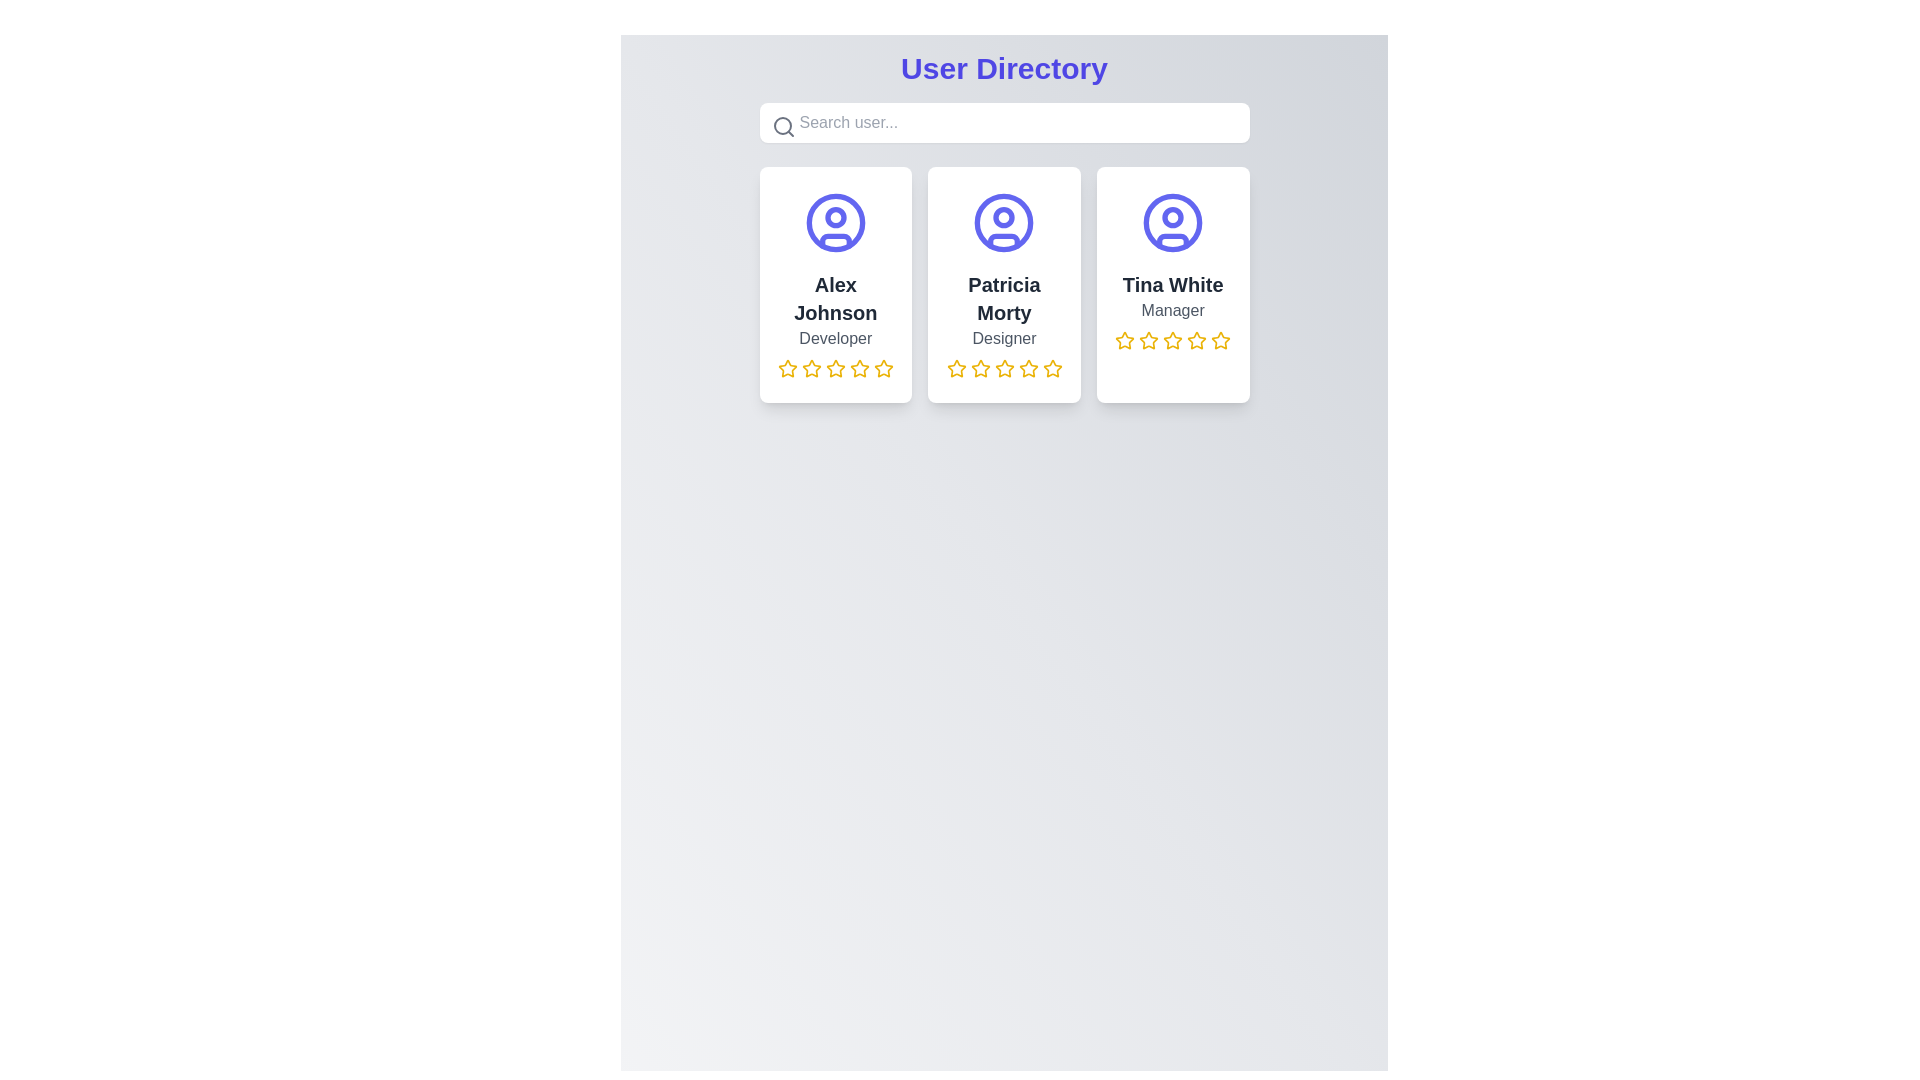 Image resolution: width=1920 pixels, height=1080 pixels. Describe the element at coordinates (1149, 339) in the screenshot. I see `the visual representation of the third star in the five-star rating for user Tina White, located in the User Directory` at that location.